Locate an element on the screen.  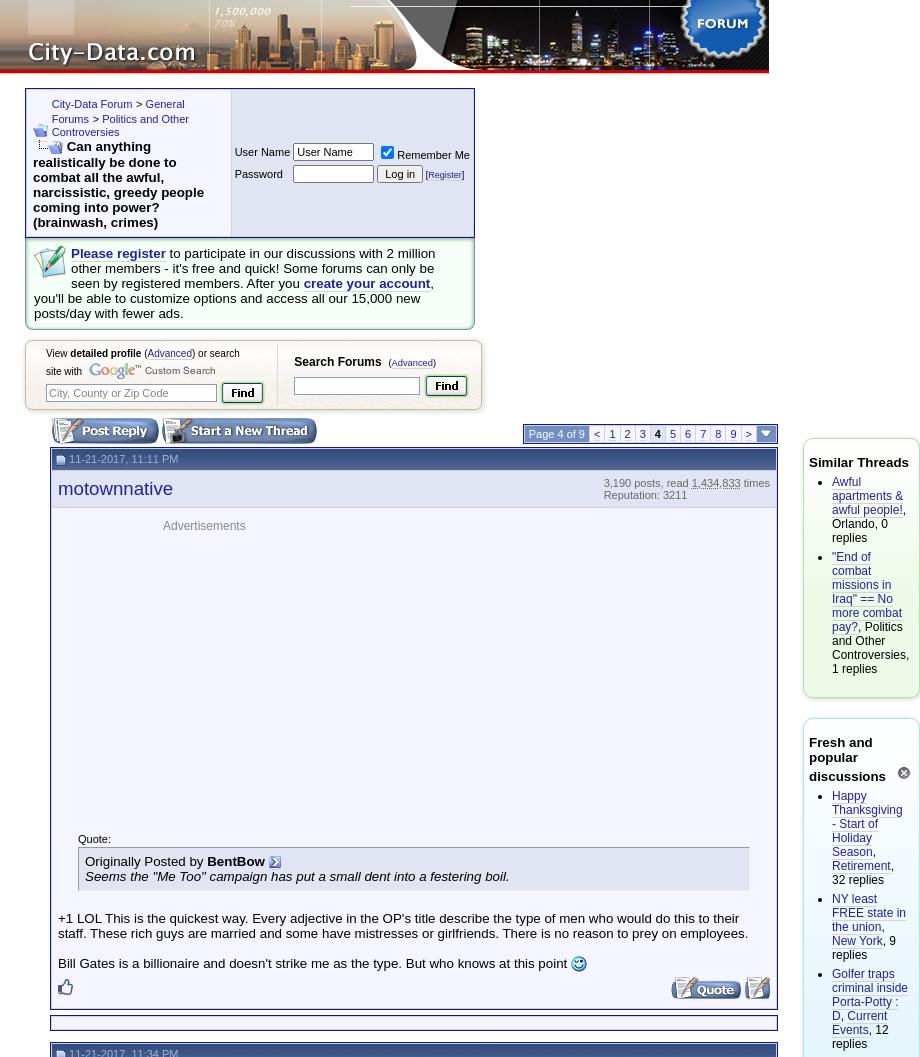
'3,190 posts, read' is located at coordinates (646, 481).